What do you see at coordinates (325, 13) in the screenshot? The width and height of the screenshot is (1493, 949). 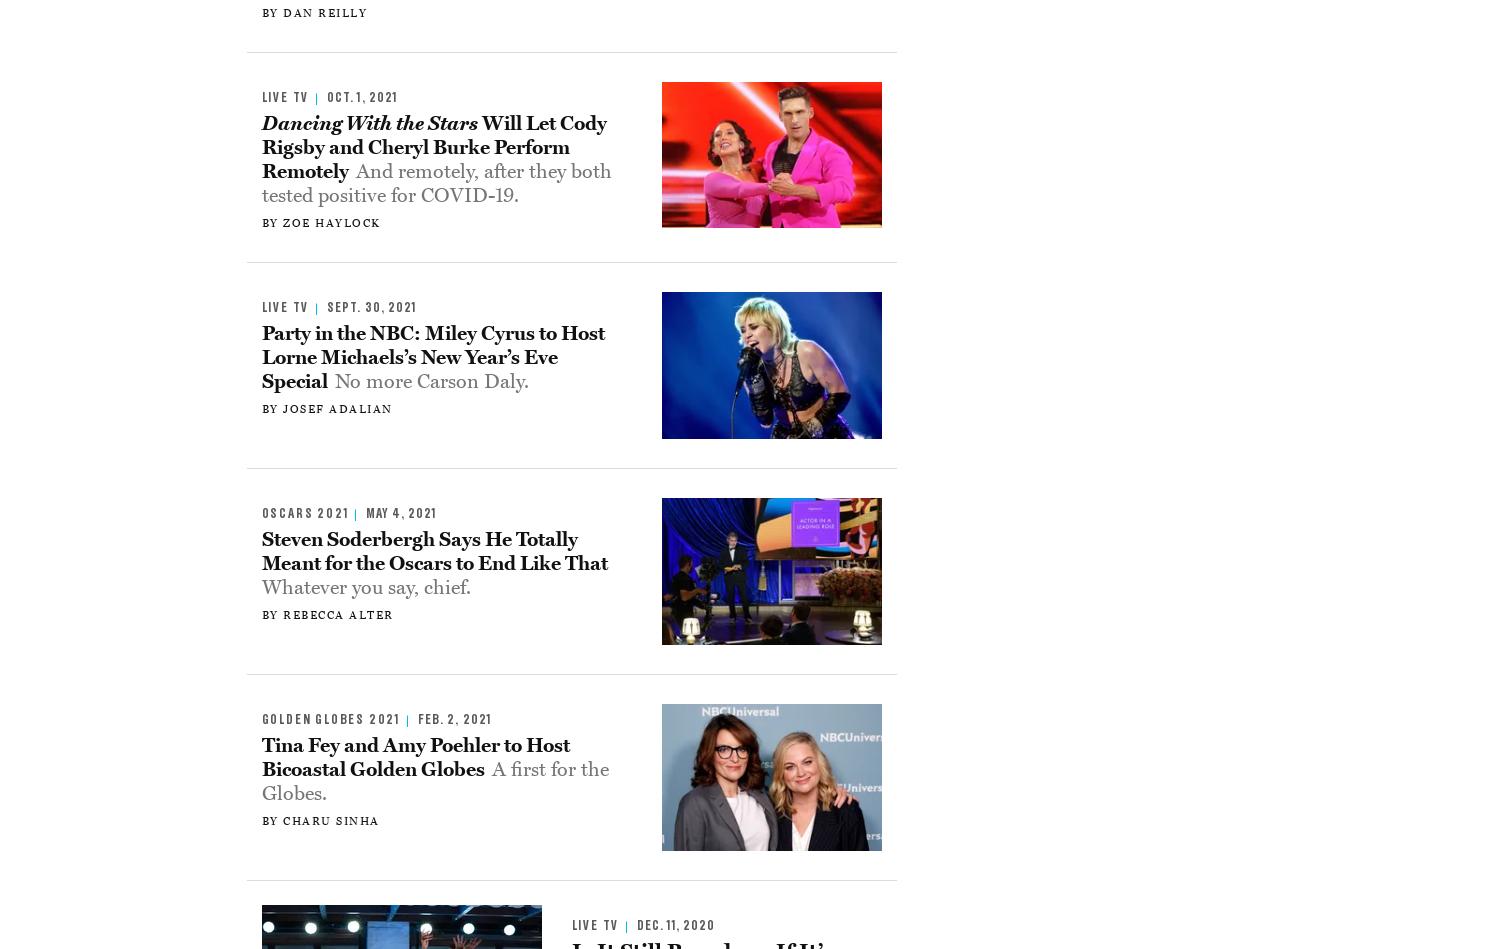 I see `'Dan Reilly'` at bounding box center [325, 13].